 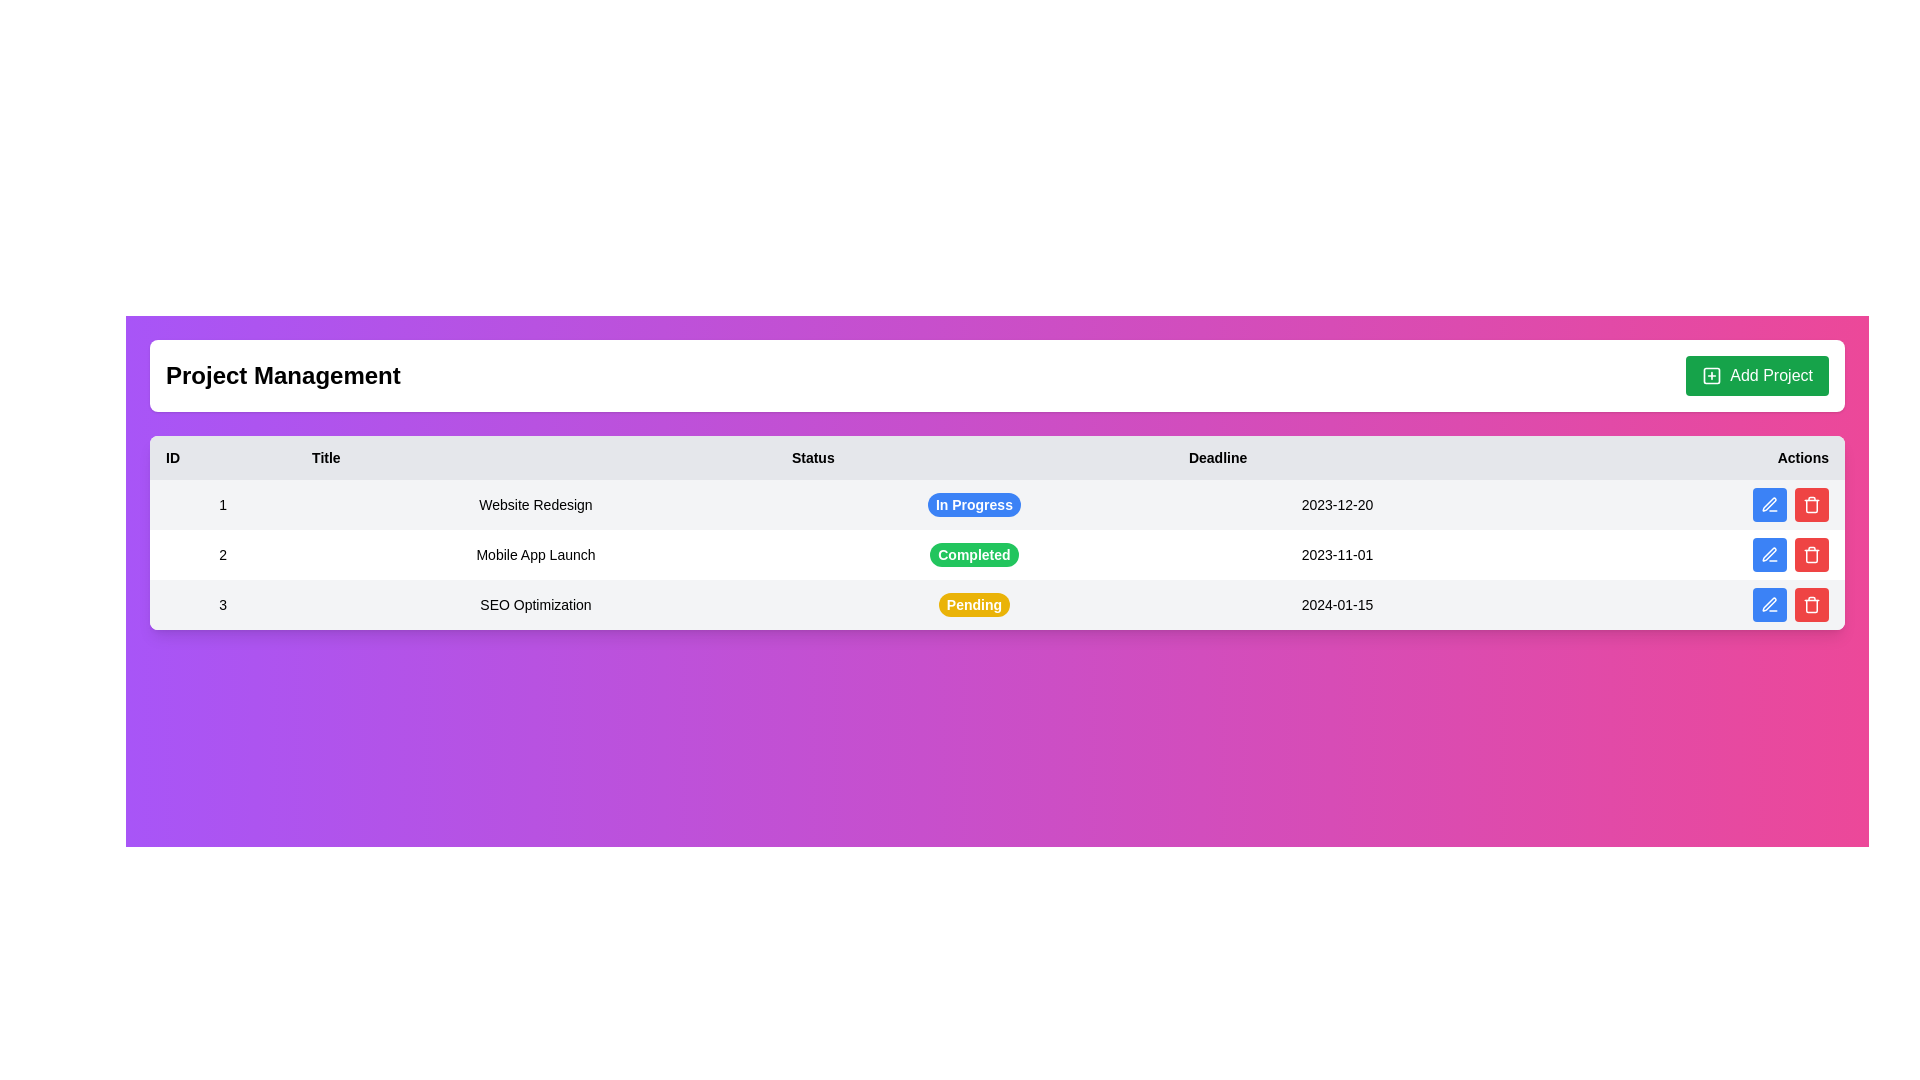 I want to click on the 'Pending' badge, which is a pill-shaped badge with a bright yellow background and white bold text, located in the 'Status' column of the third row of the project details table, so click(x=974, y=604).